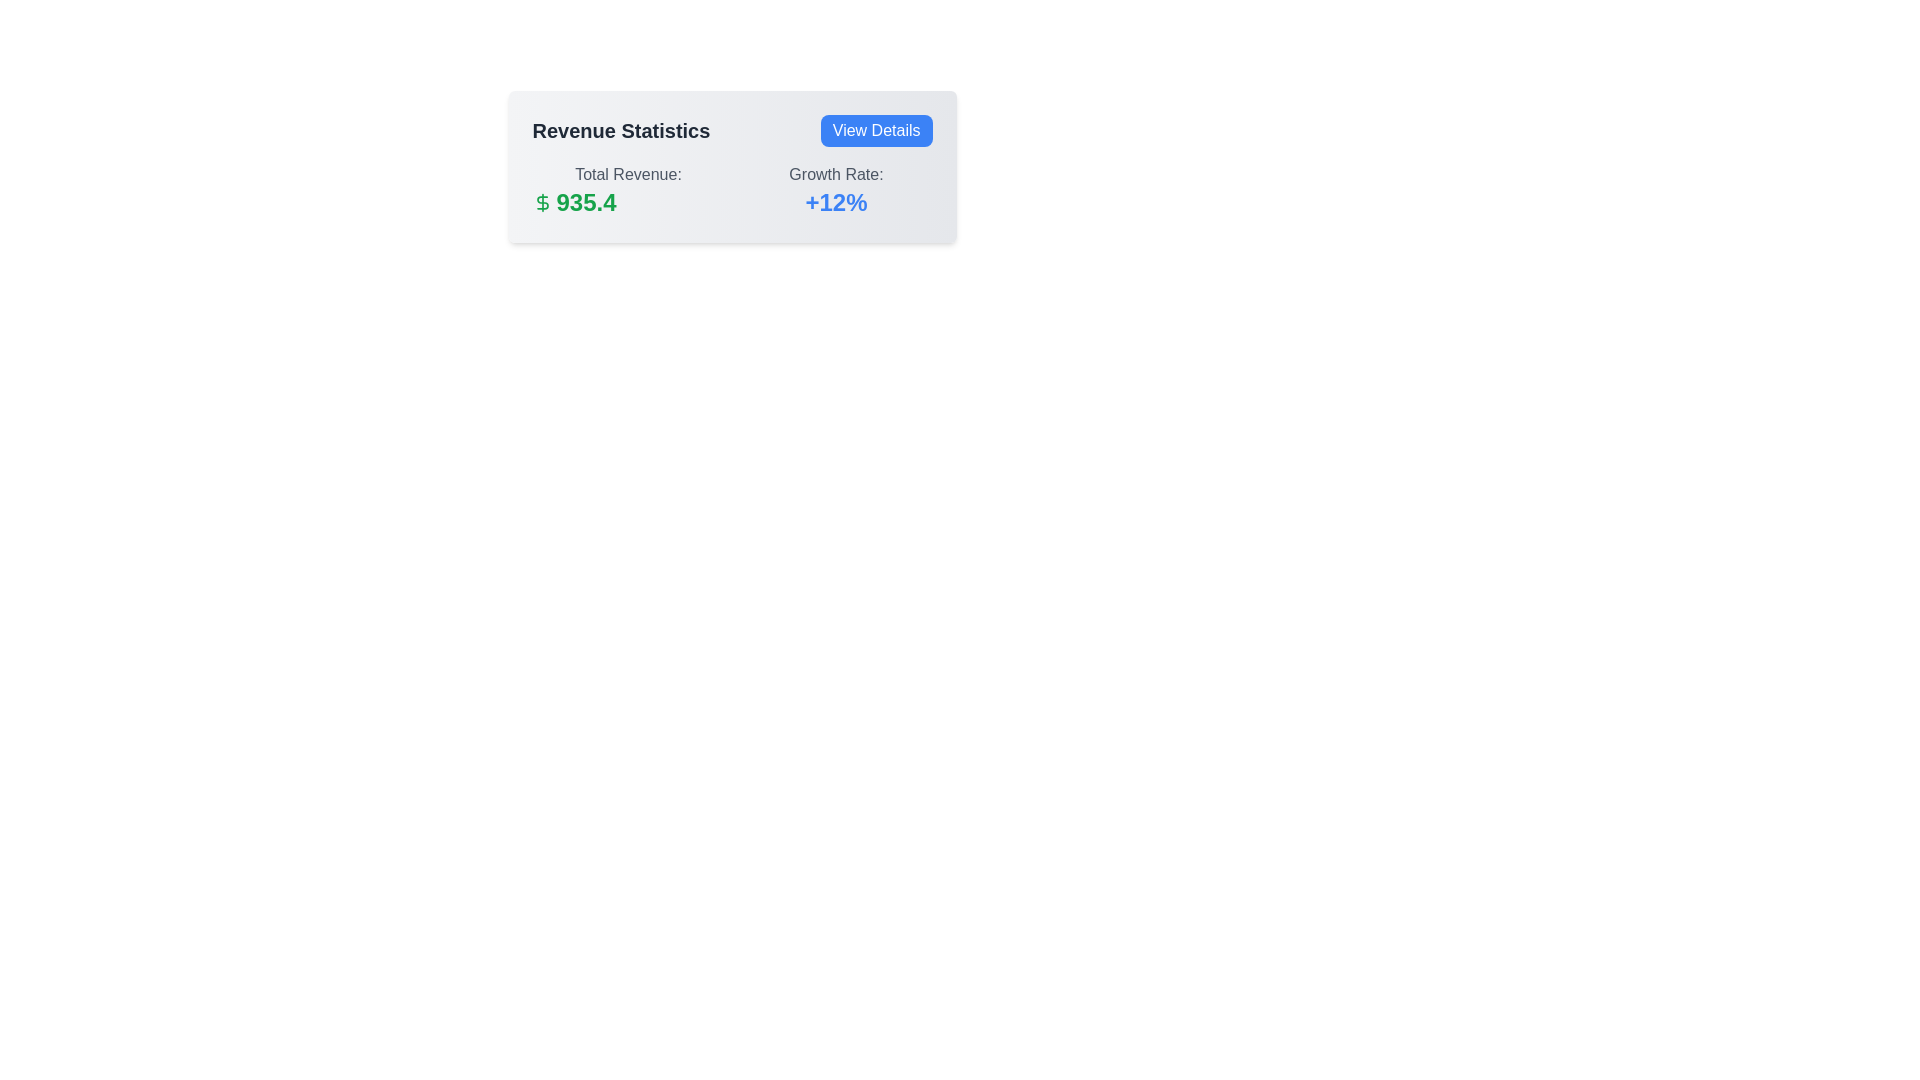  Describe the element at coordinates (627, 191) in the screenshot. I see `the informational text with graphical icon that displays the total revenue, located in the left part of the revenue information section` at that location.